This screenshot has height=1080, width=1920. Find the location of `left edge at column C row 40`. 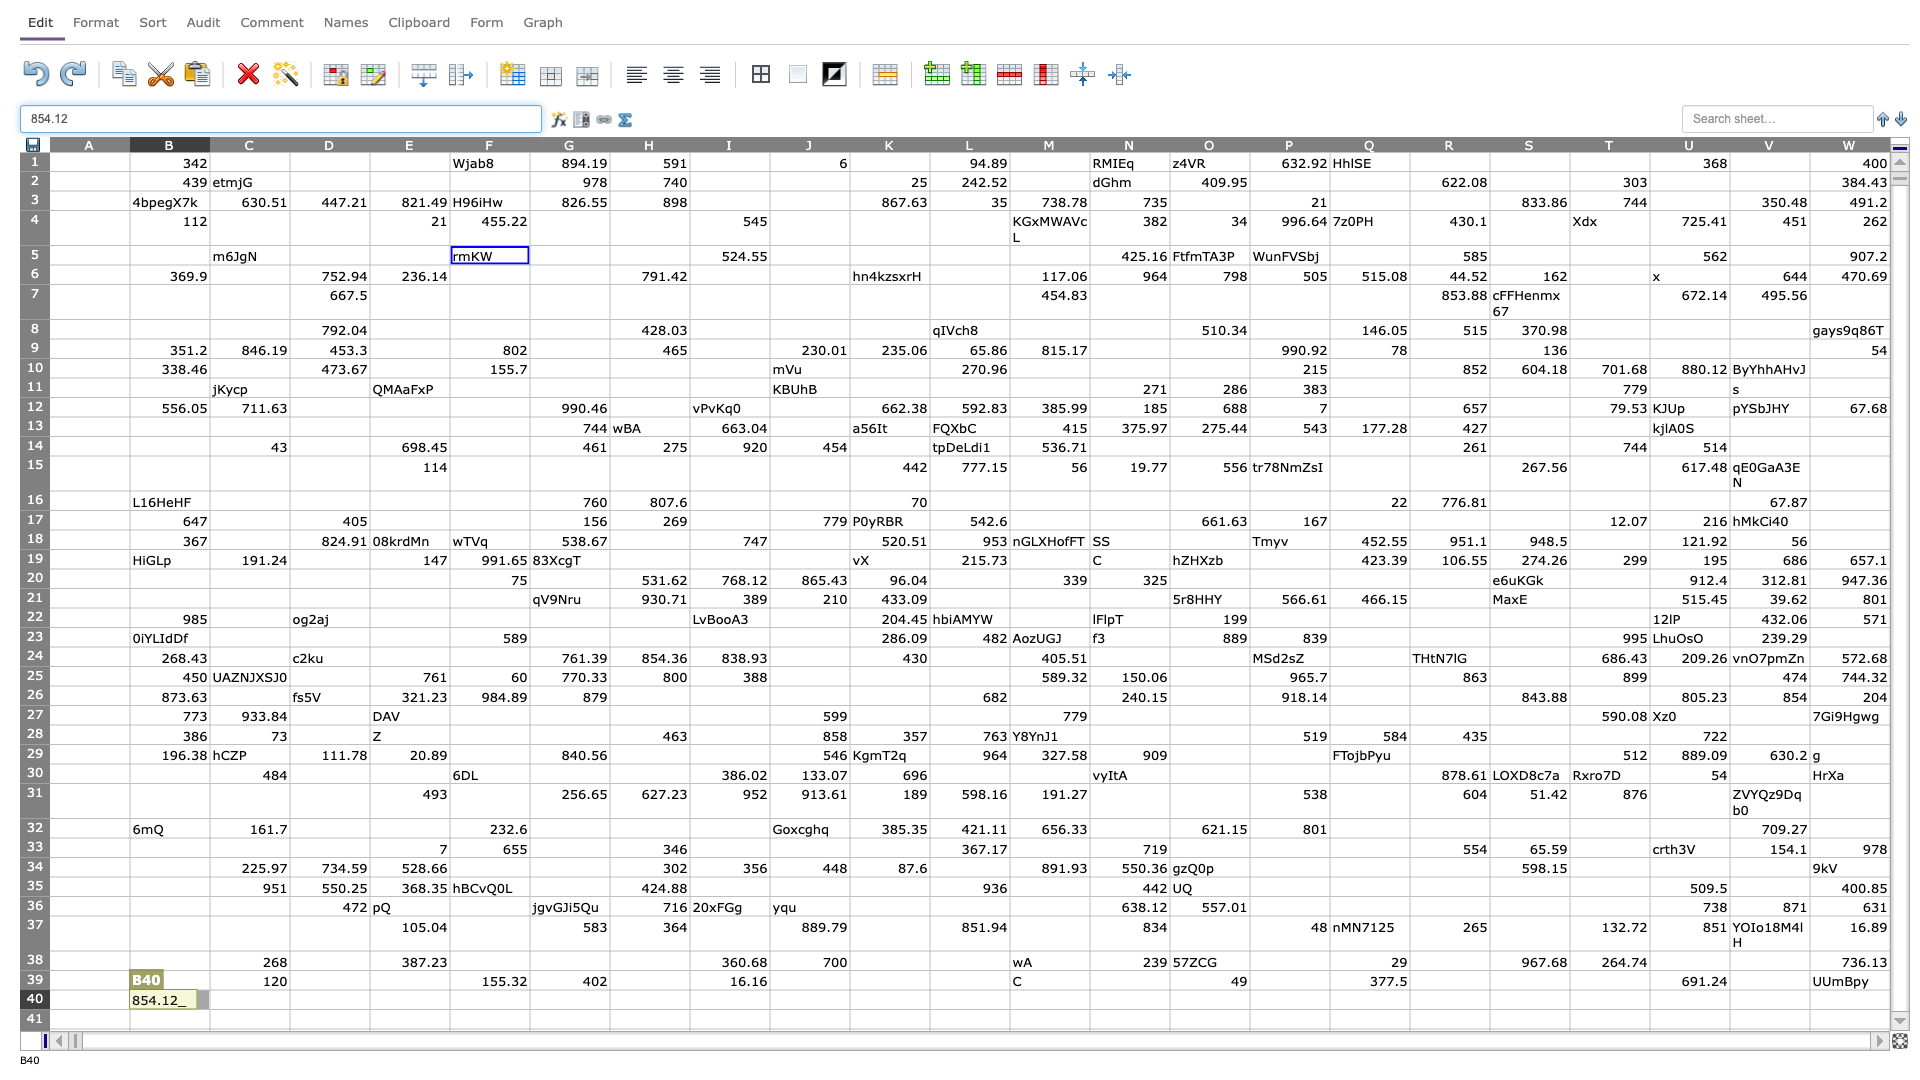

left edge at column C row 40 is located at coordinates (210, 999).